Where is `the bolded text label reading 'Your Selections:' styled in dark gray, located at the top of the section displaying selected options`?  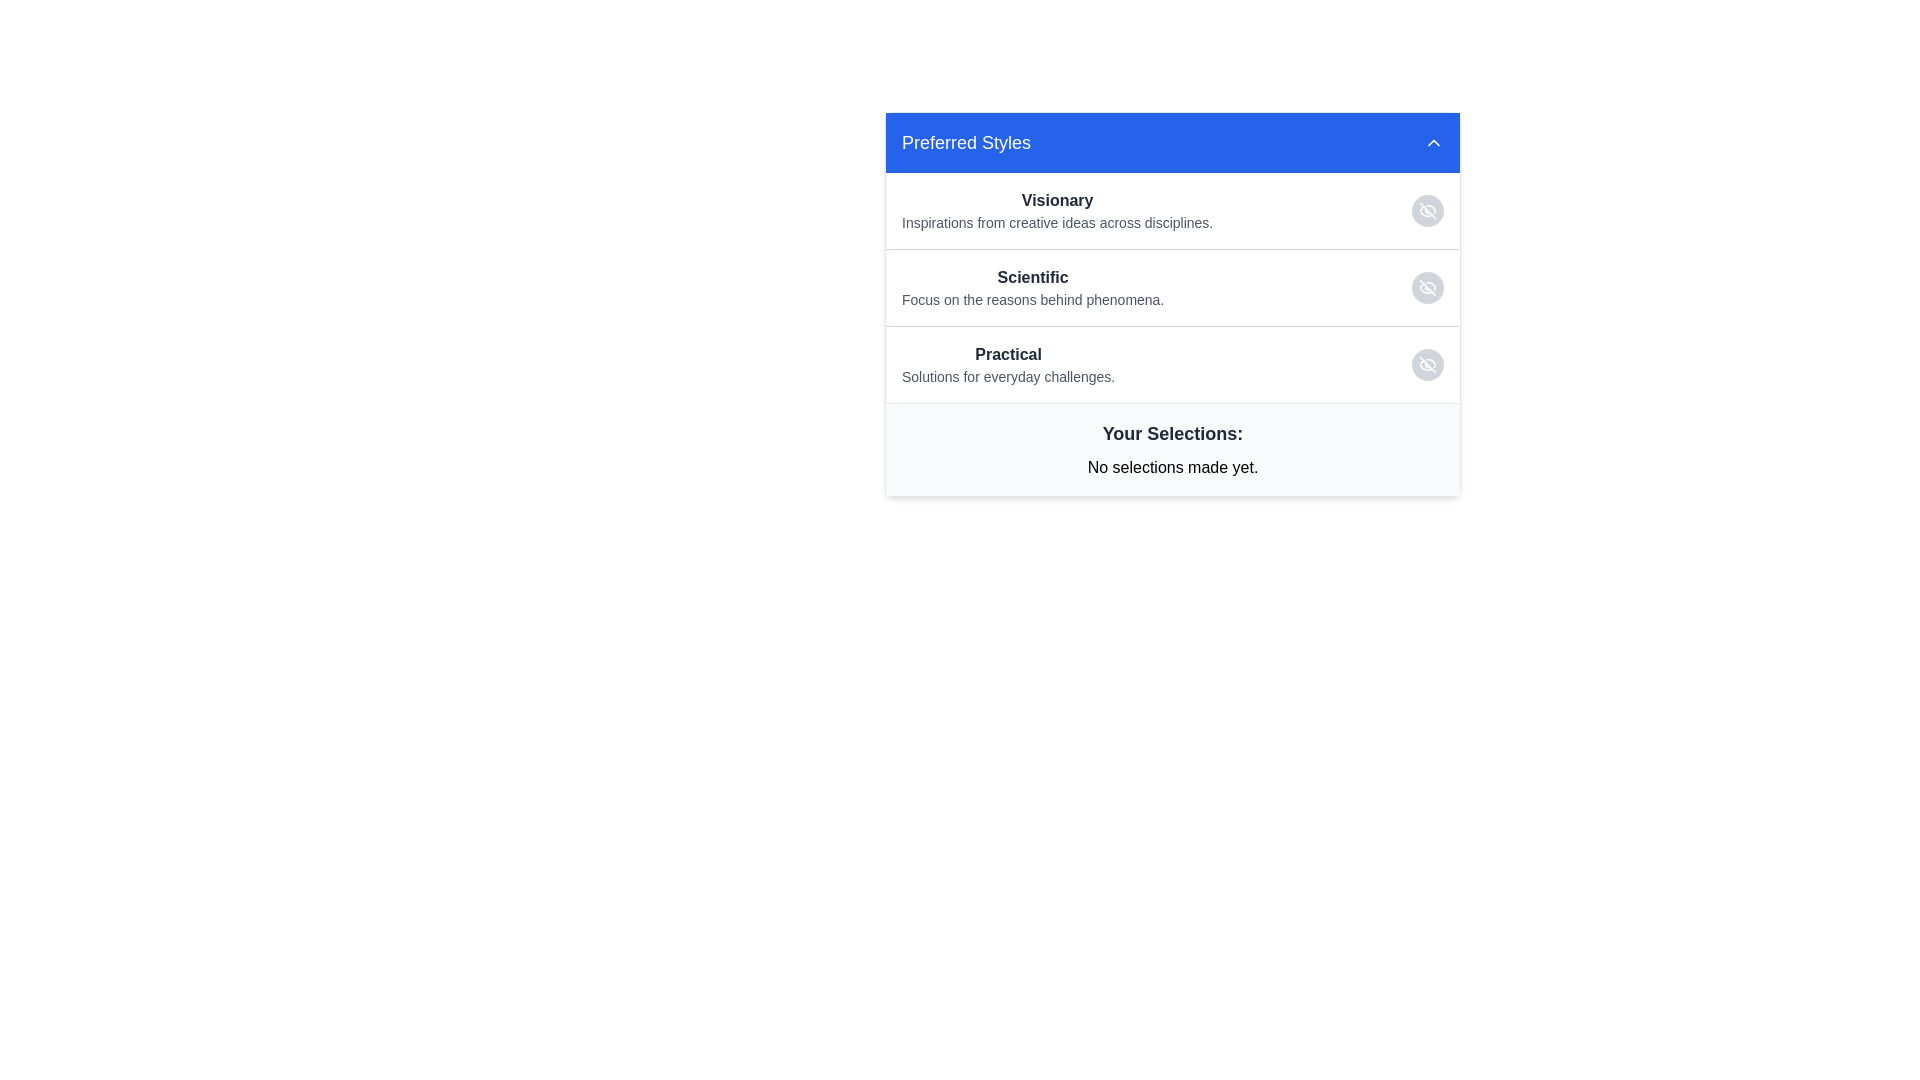 the bolded text label reading 'Your Selections:' styled in dark gray, located at the top of the section displaying selected options is located at coordinates (1172, 433).